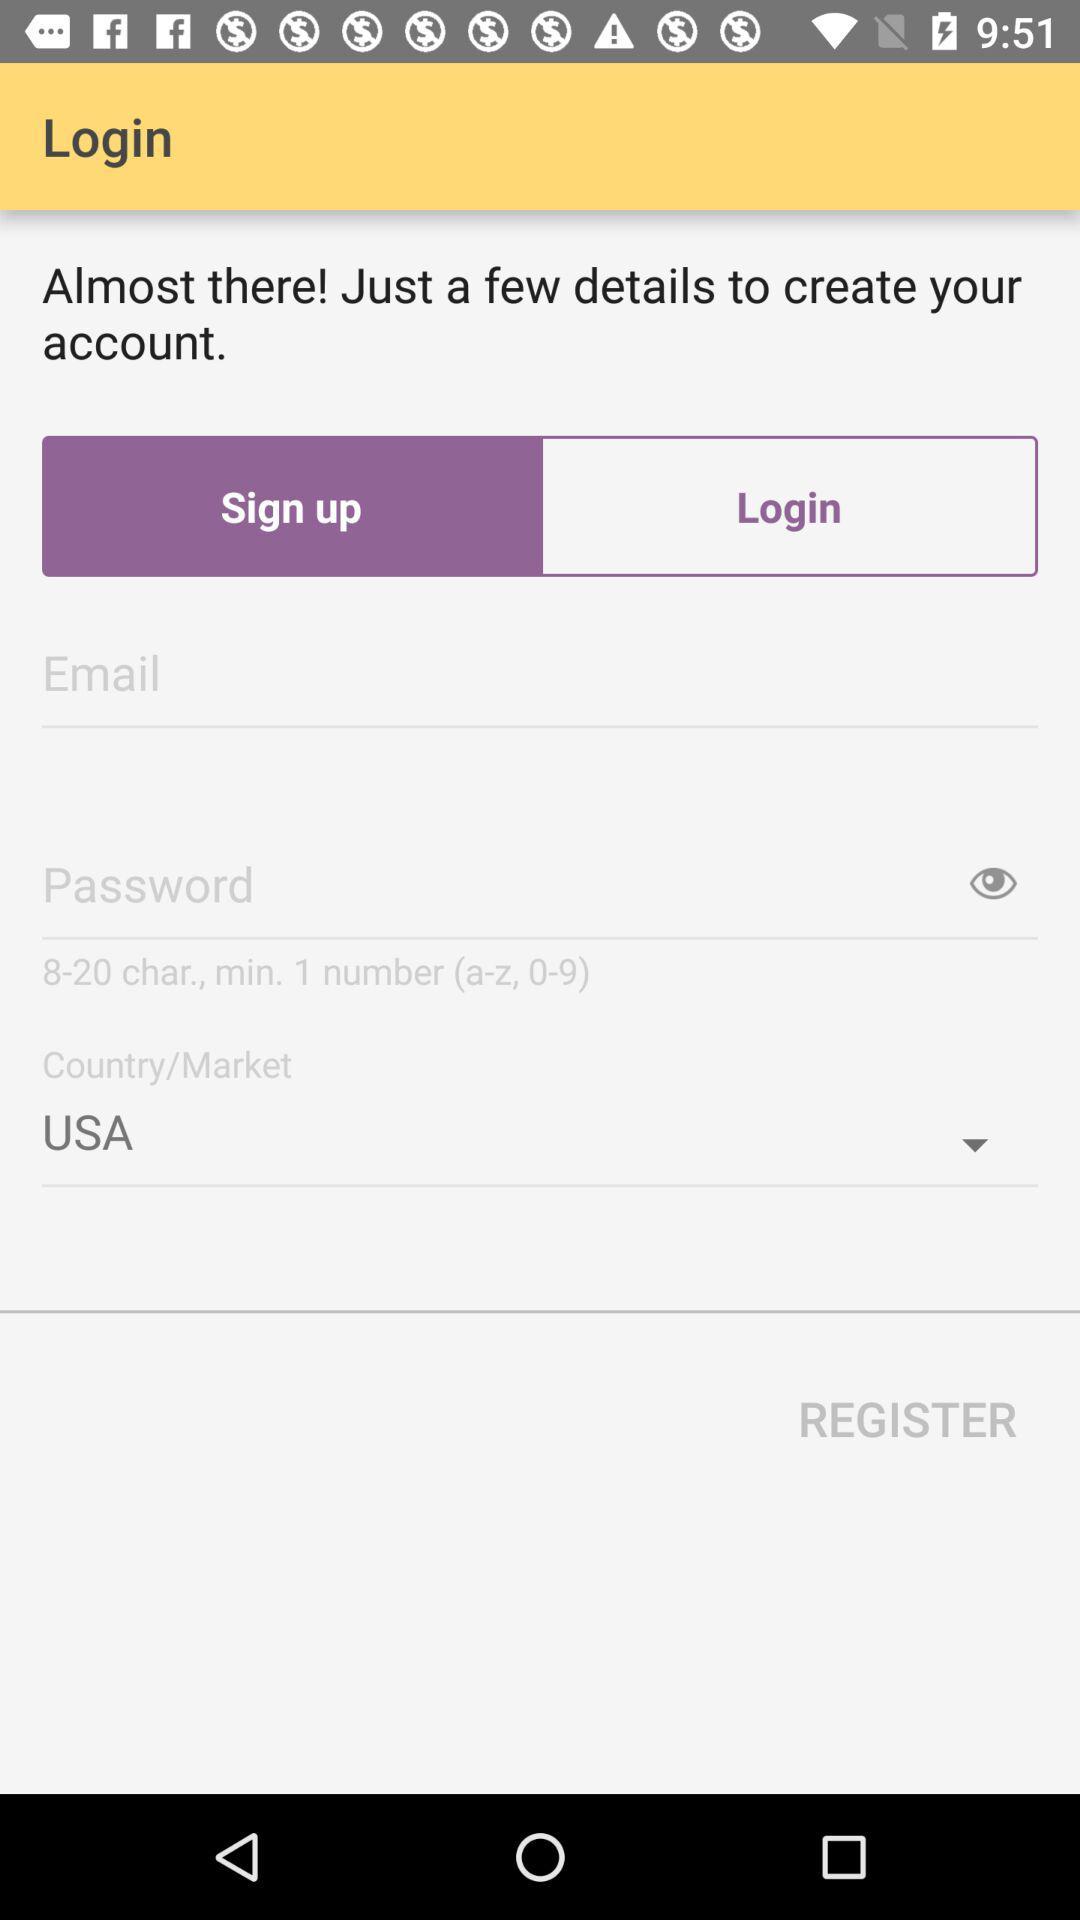  I want to click on icon below almost there just, so click(290, 506).